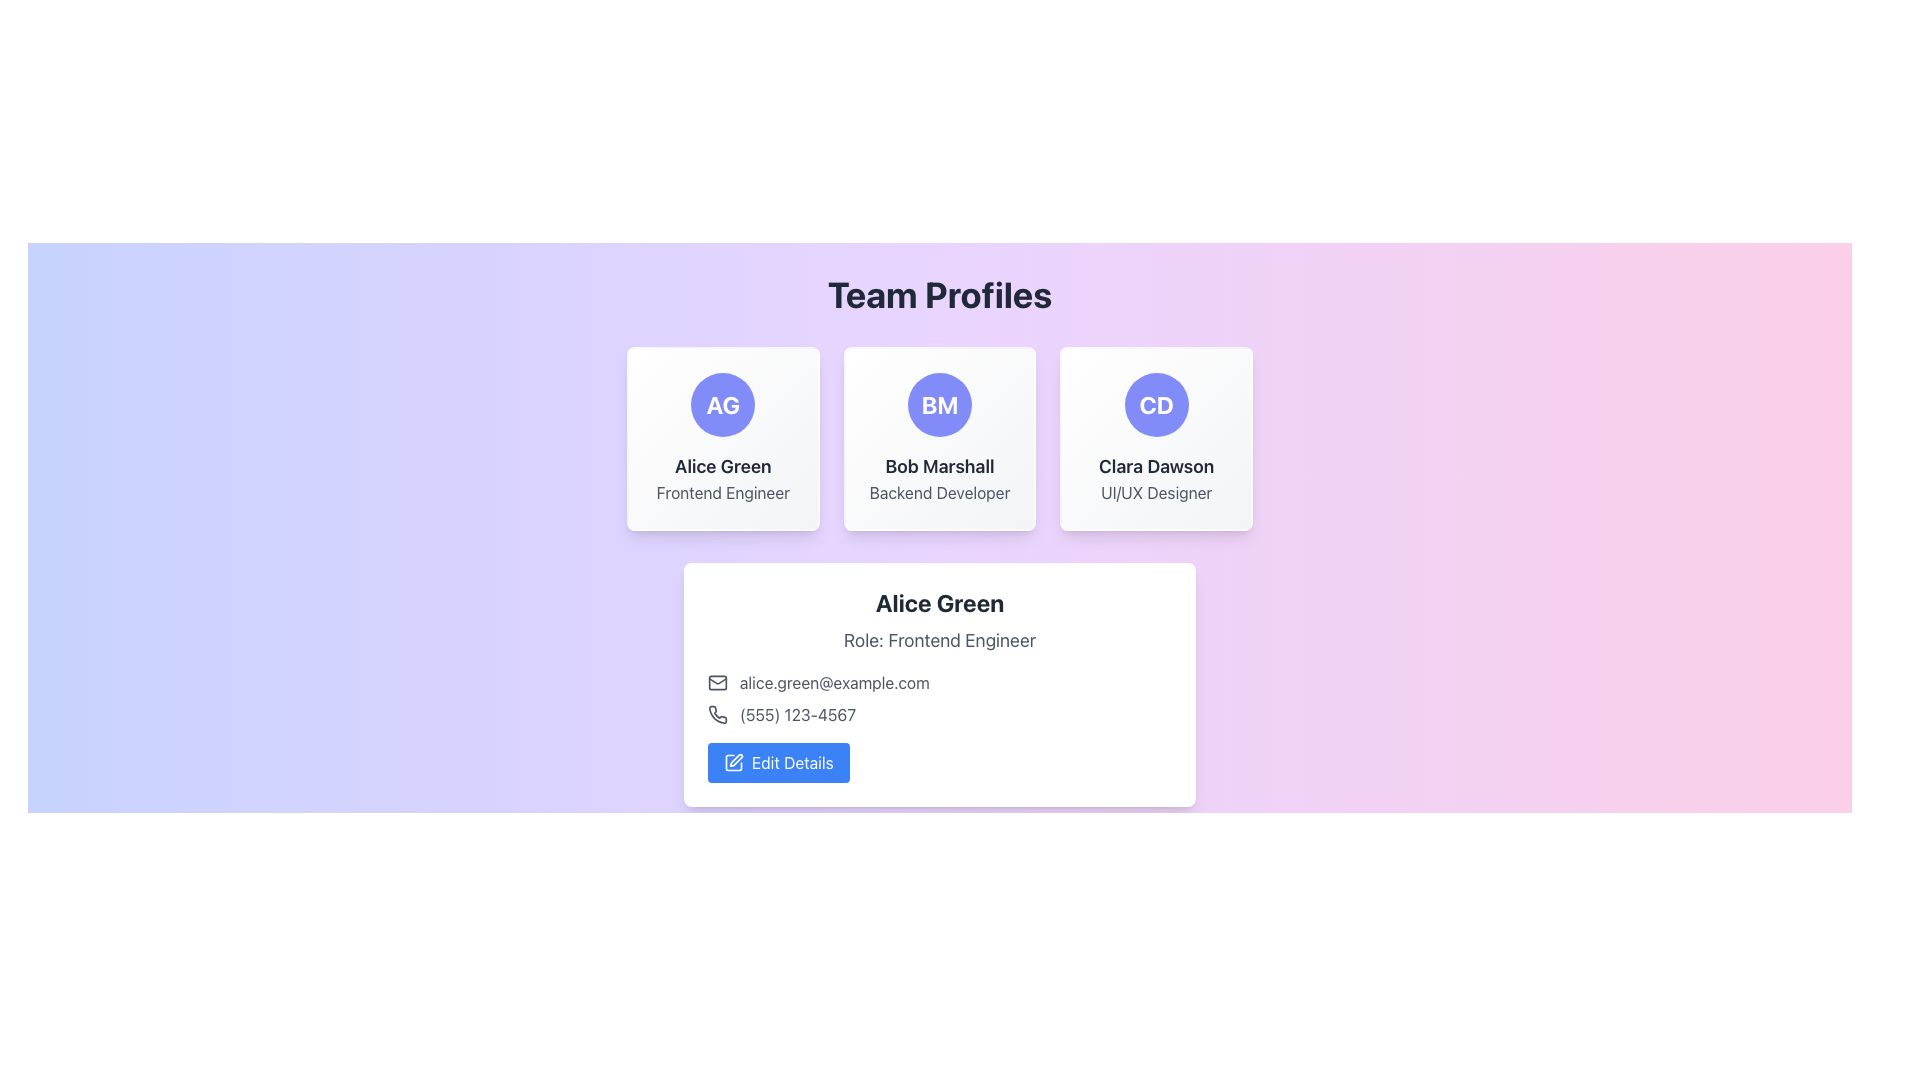  What do you see at coordinates (722, 405) in the screenshot?
I see `the Profile Badge displaying Alice Green's initials` at bounding box center [722, 405].